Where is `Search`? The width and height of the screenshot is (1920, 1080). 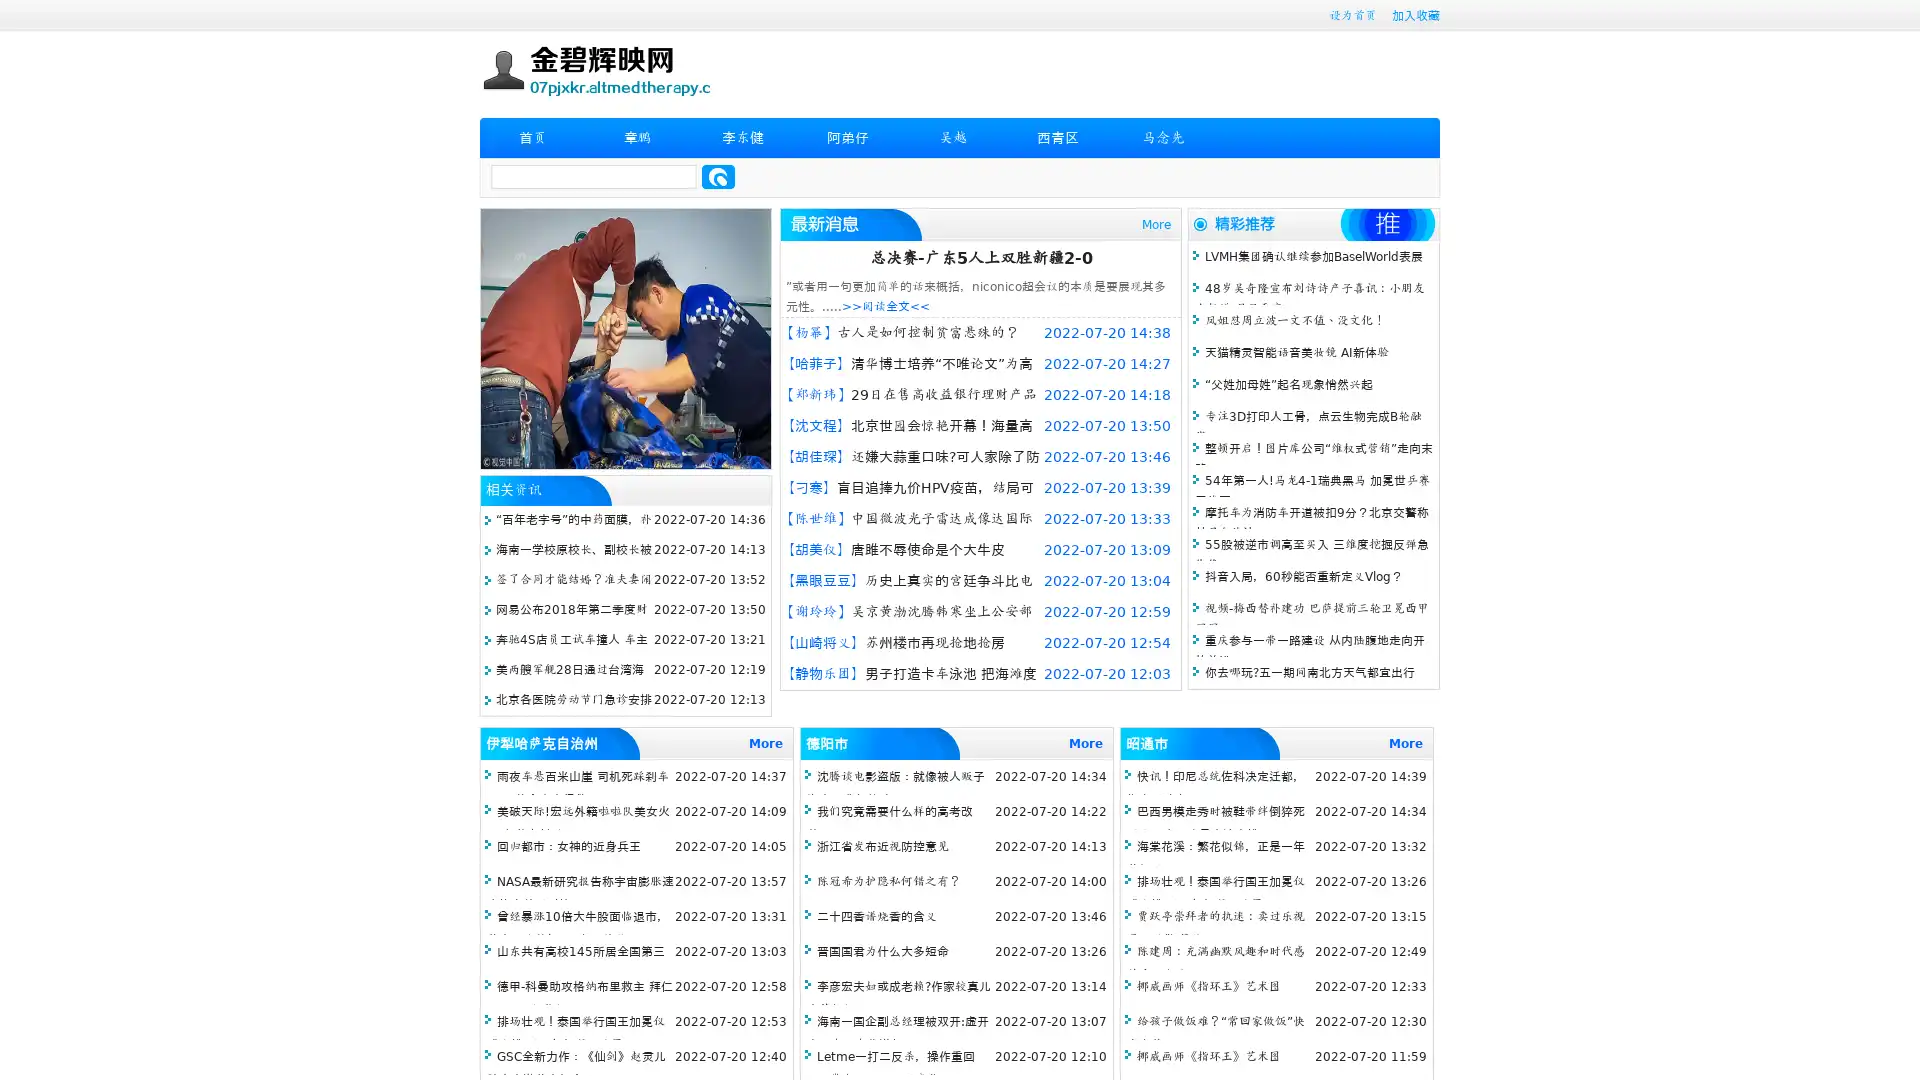
Search is located at coordinates (718, 176).